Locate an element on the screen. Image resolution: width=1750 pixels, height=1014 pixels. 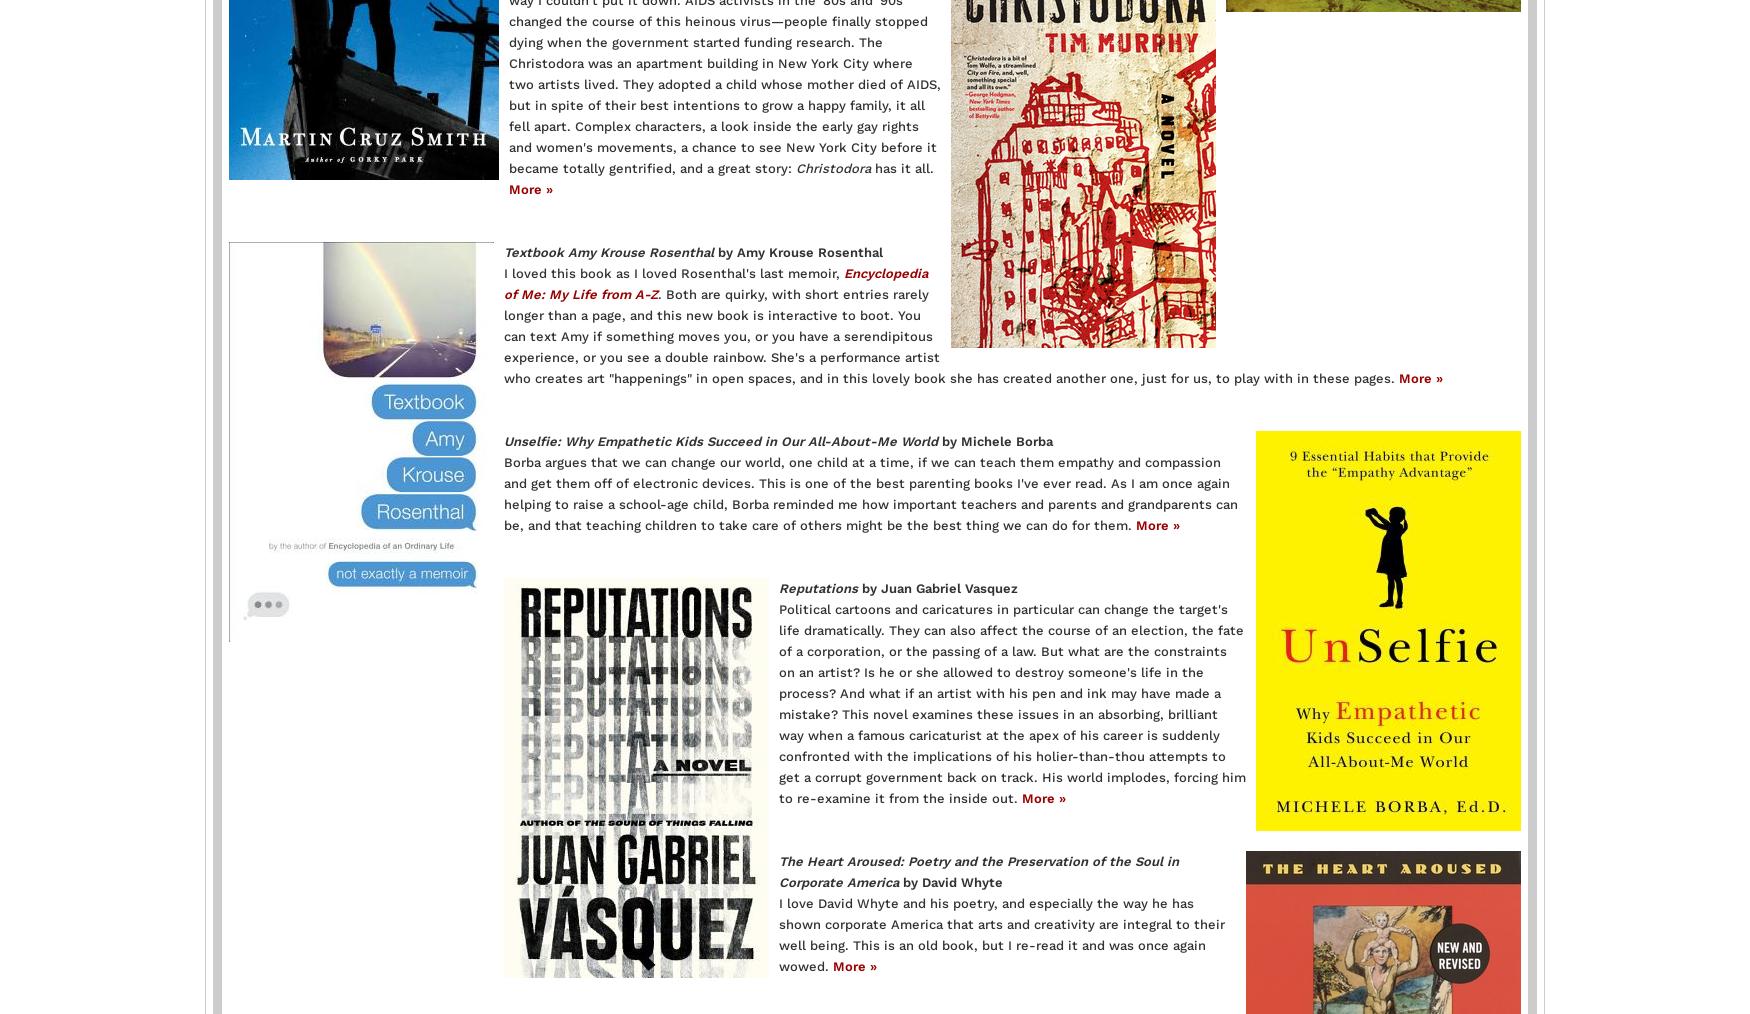
'Borba argues that we can change our world, one child at a time, if we can teach them empathy and compassion and get them off of electronic devices. This is one of the best parenting books I've ever read. As I am once again helping to raise a school-age child, Borba reminded me how important teachers and parents and grandparents can be, and that teaching children to take care of others might be the best thing we can do for them.' is located at coordinates (502, 493).